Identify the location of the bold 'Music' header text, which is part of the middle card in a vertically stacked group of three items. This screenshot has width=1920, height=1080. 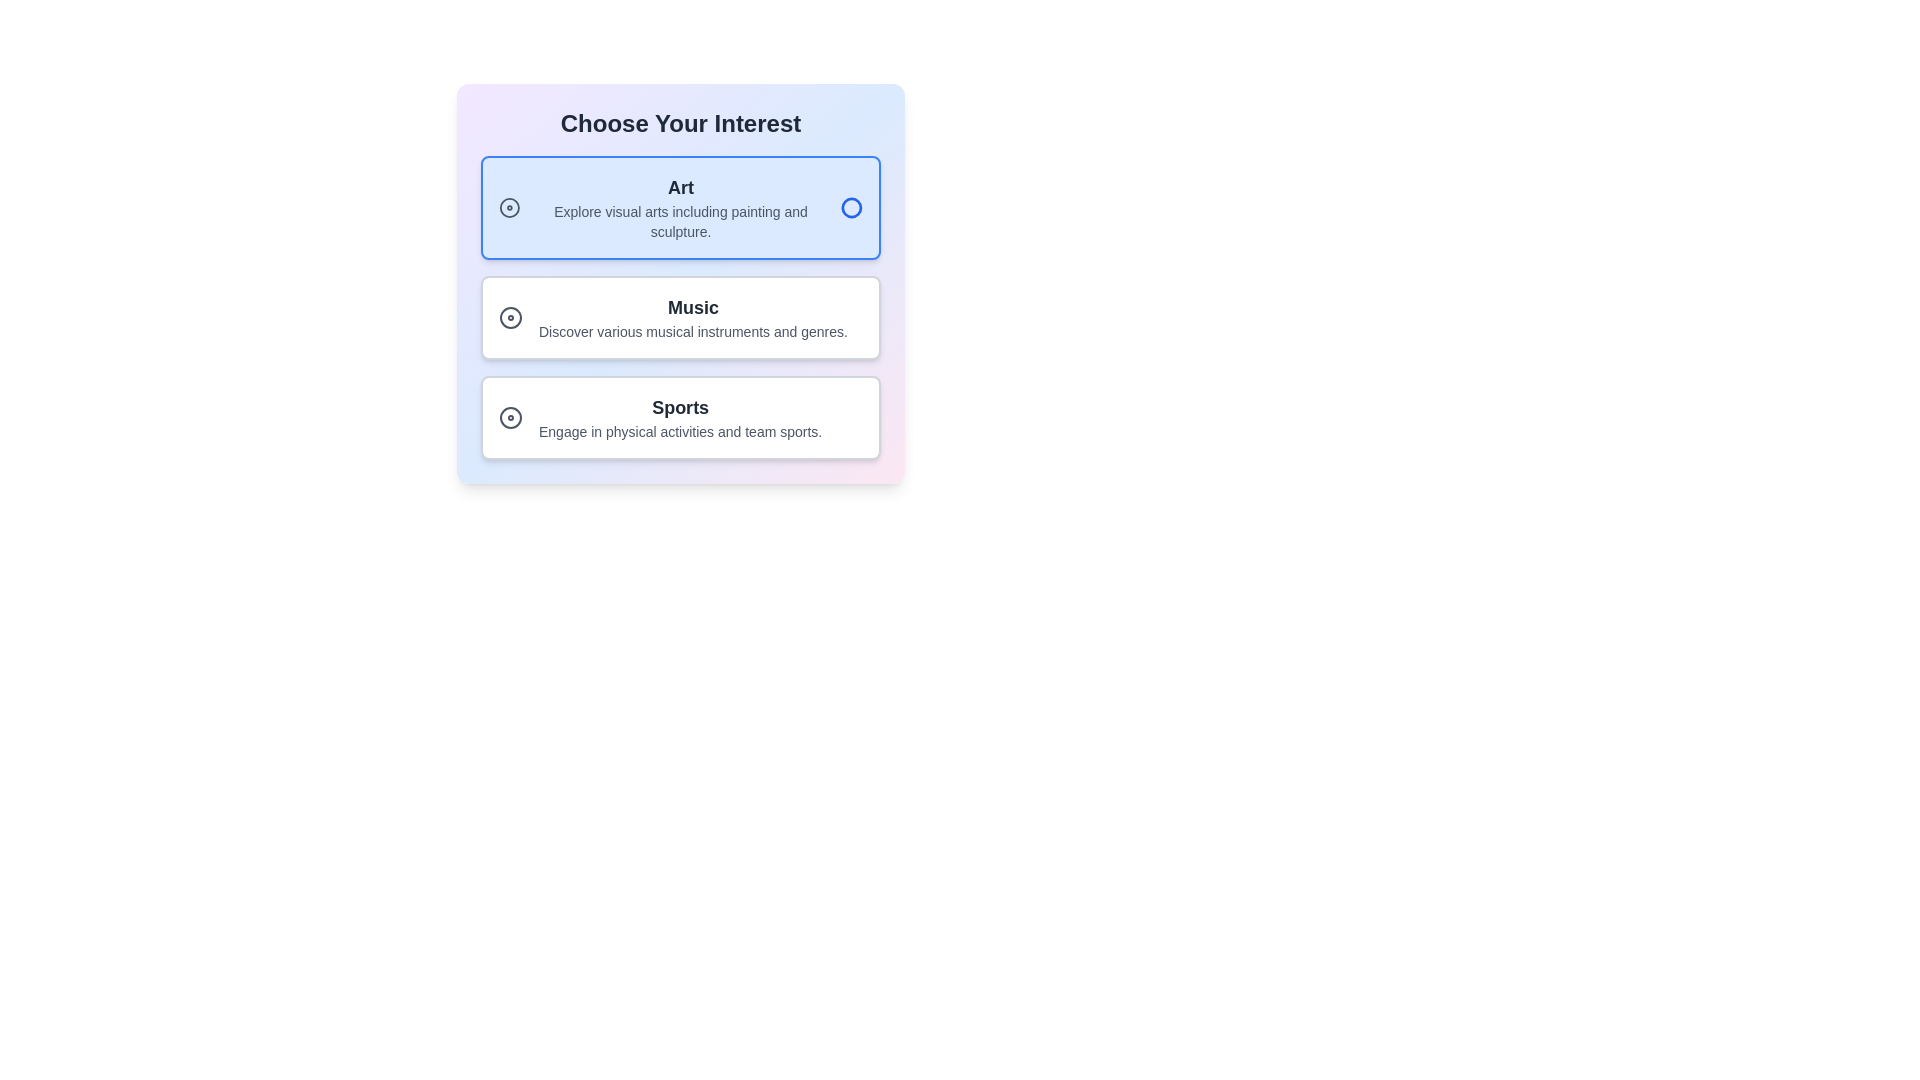
(693, 308).